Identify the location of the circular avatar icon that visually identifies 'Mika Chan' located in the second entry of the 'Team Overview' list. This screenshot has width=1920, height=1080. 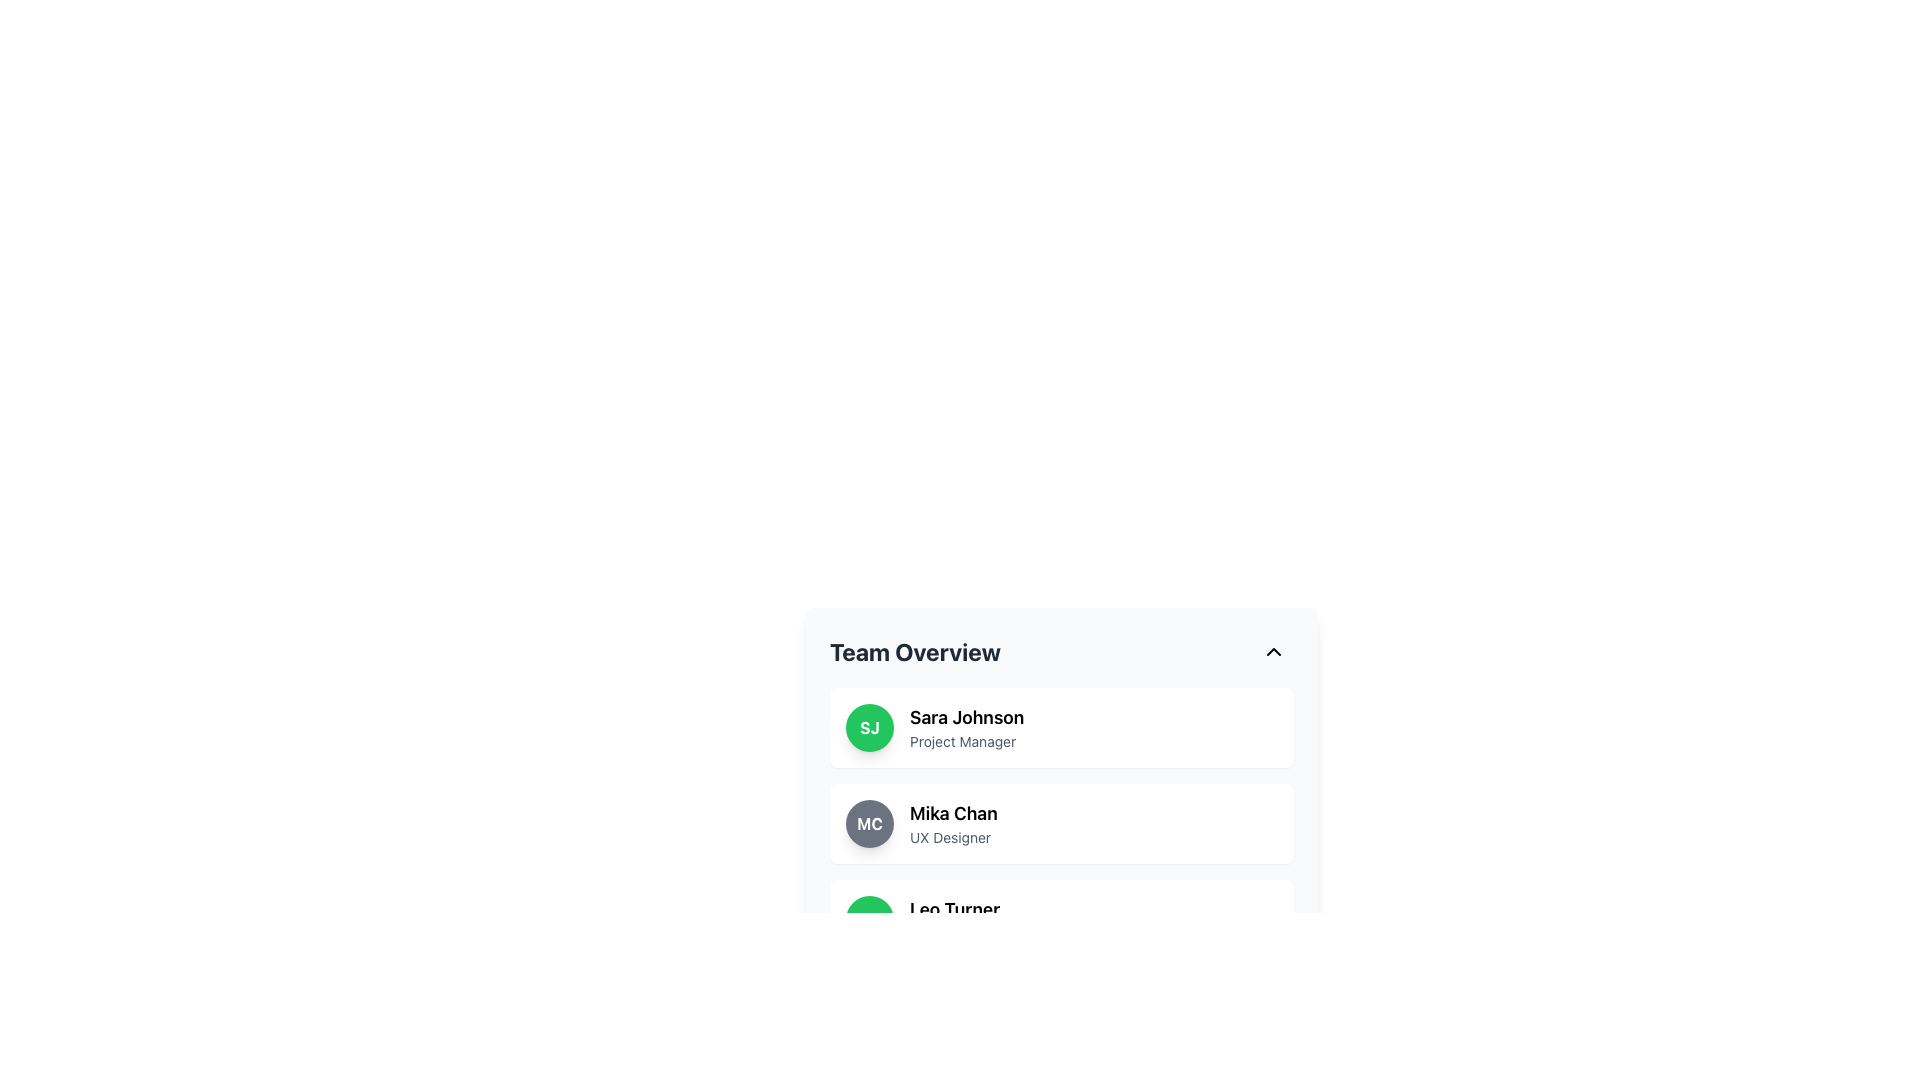
(869, 824).